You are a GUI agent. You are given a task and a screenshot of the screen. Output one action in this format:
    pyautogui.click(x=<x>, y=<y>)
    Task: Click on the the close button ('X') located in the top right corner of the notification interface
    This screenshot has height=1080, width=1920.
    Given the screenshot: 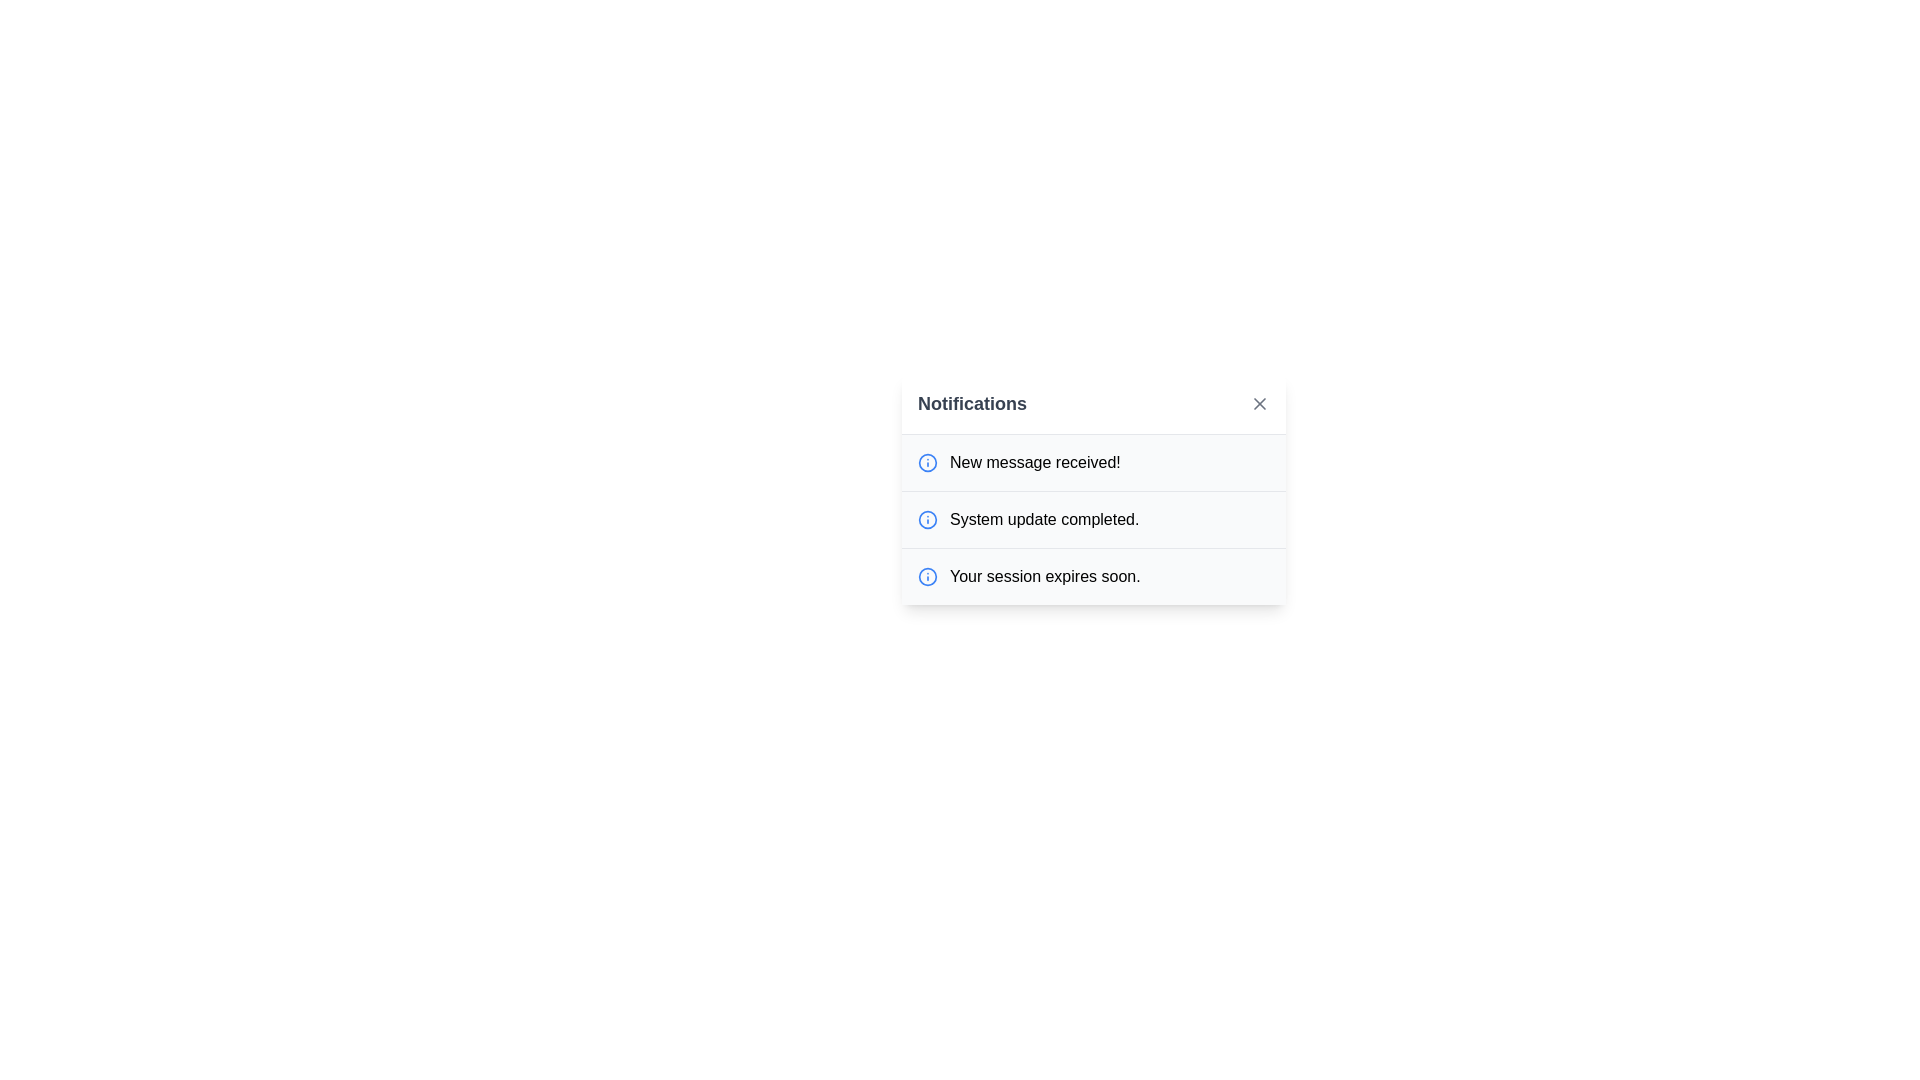 What is the action you would take?
    pyautogui.click(x=1258, y=404)
    